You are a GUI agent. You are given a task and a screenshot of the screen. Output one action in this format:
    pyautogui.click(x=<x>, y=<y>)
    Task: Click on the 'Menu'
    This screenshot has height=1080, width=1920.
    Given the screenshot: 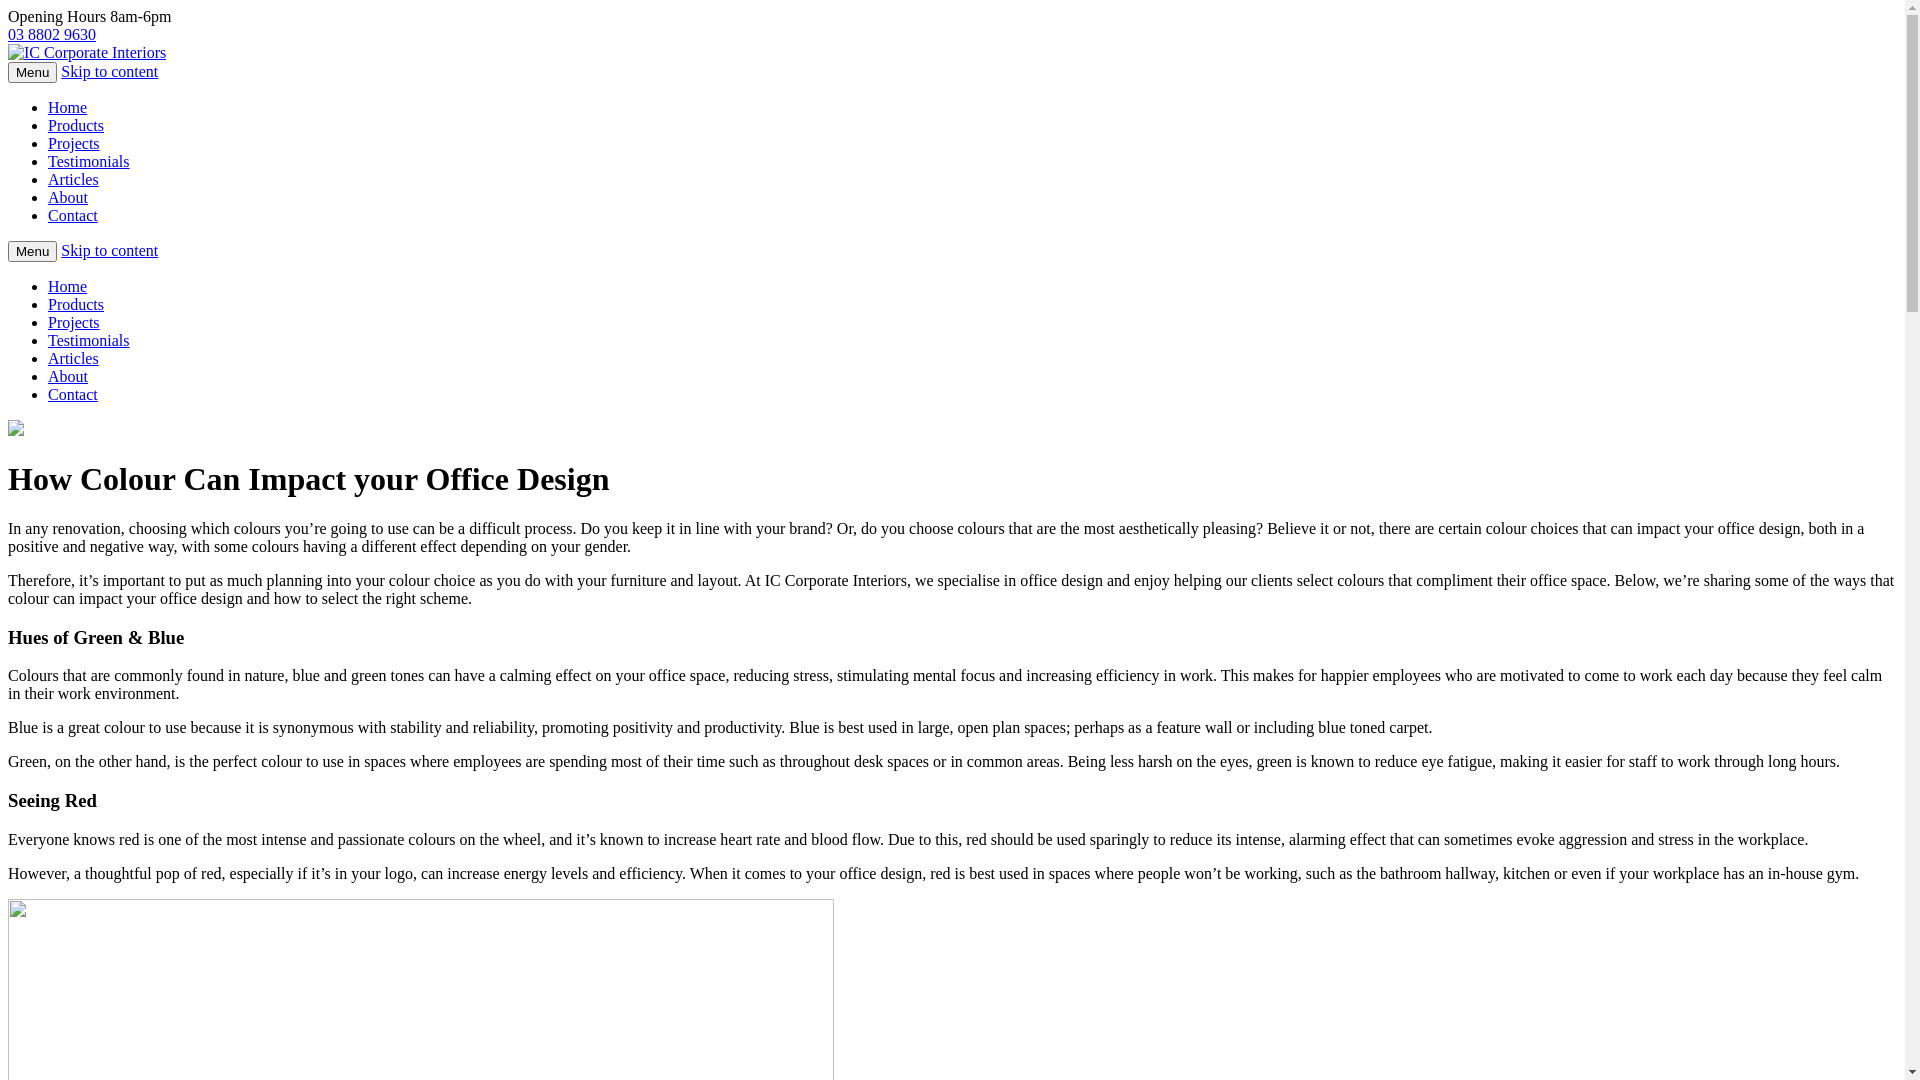 What is the action you would take?
    pyautogui.click(x=32, y=250)
    